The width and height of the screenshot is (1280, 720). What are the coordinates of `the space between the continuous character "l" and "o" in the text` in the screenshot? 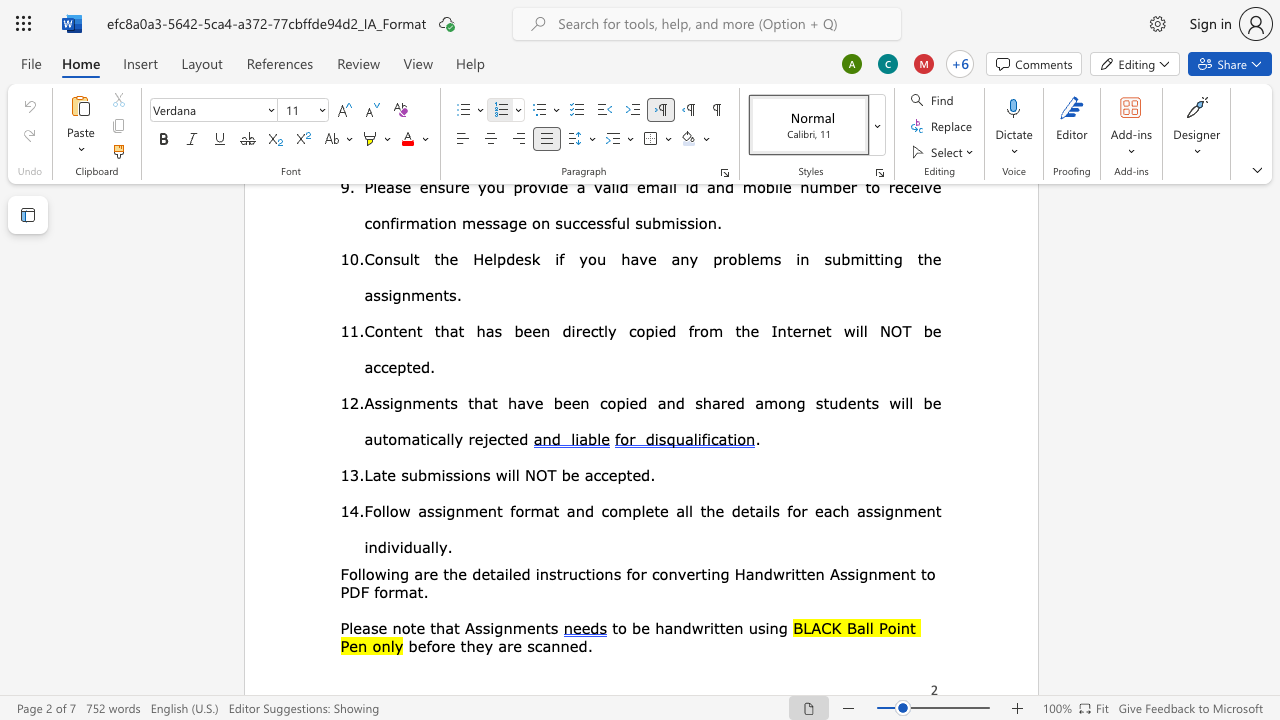 It's located at (391, 509).